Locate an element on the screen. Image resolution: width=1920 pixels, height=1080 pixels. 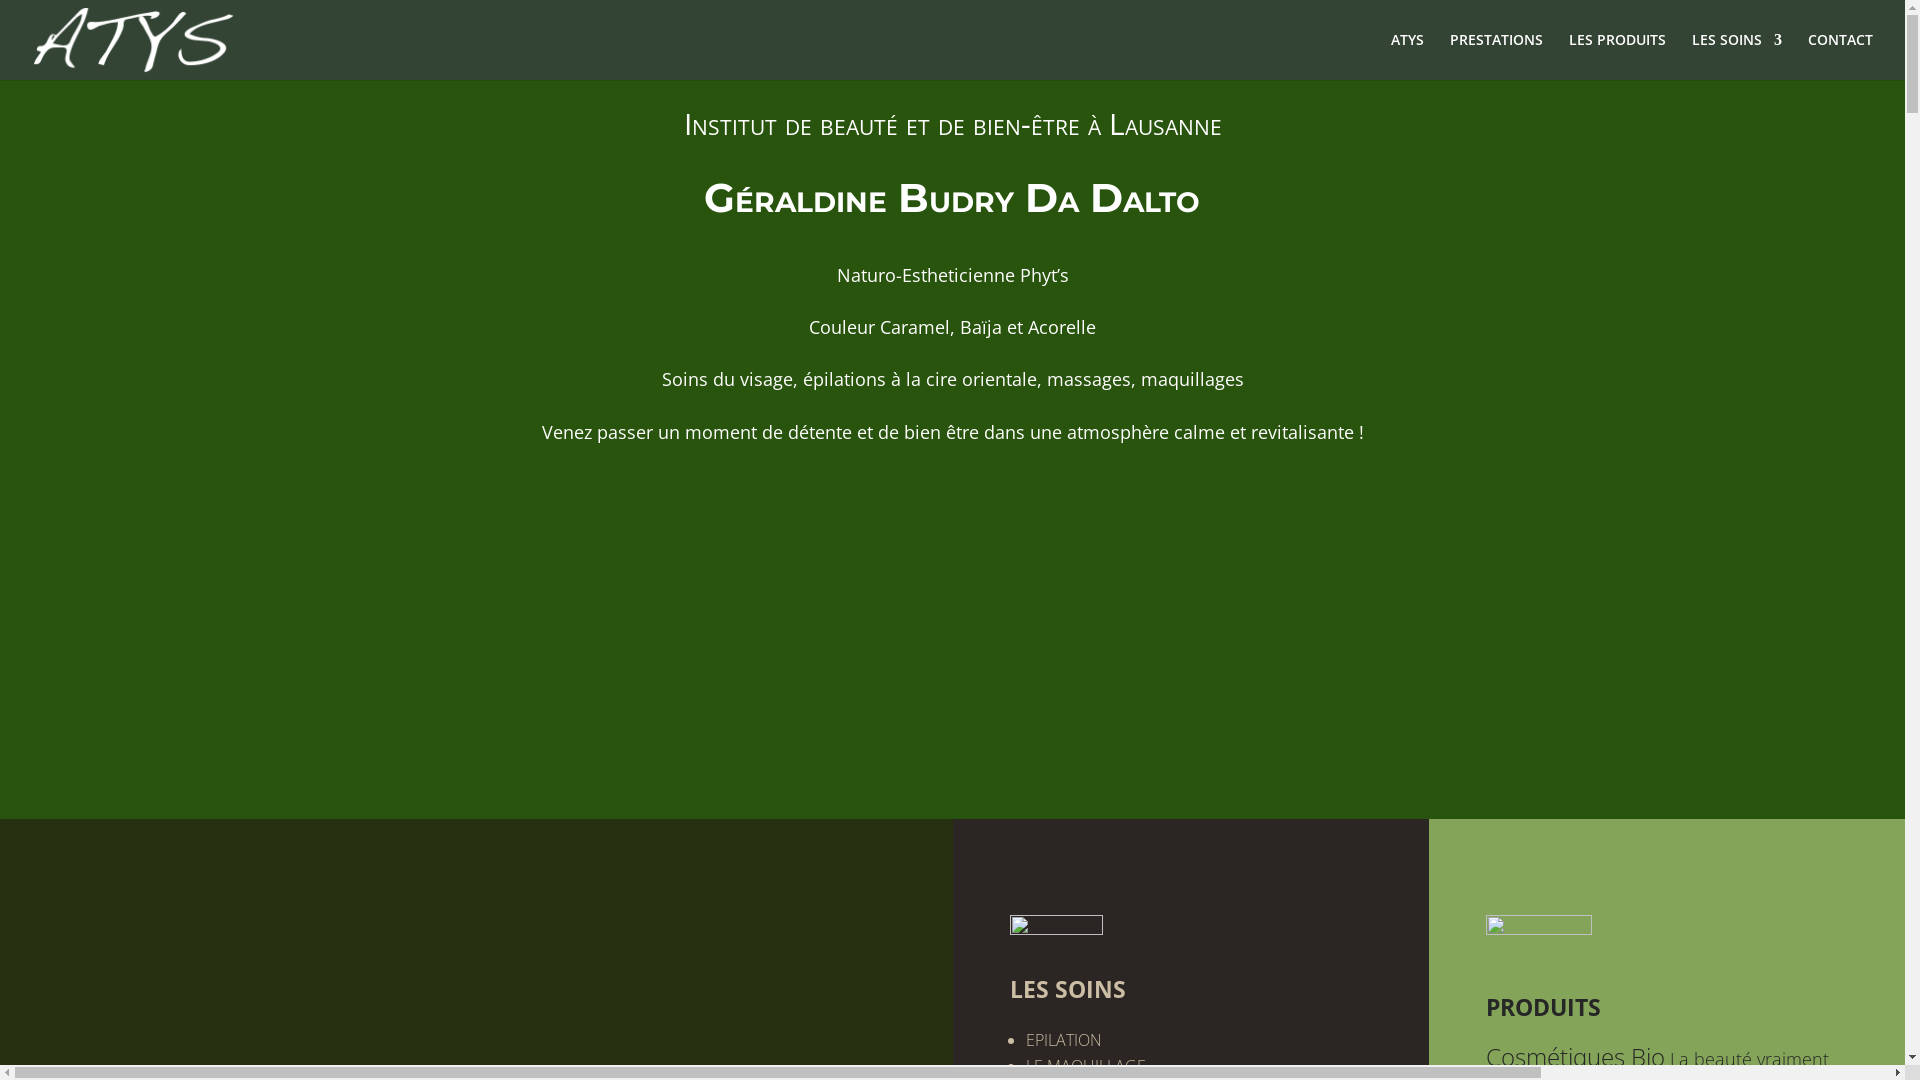
'PRESTATIONS' is located at coordinates (1449, 55).